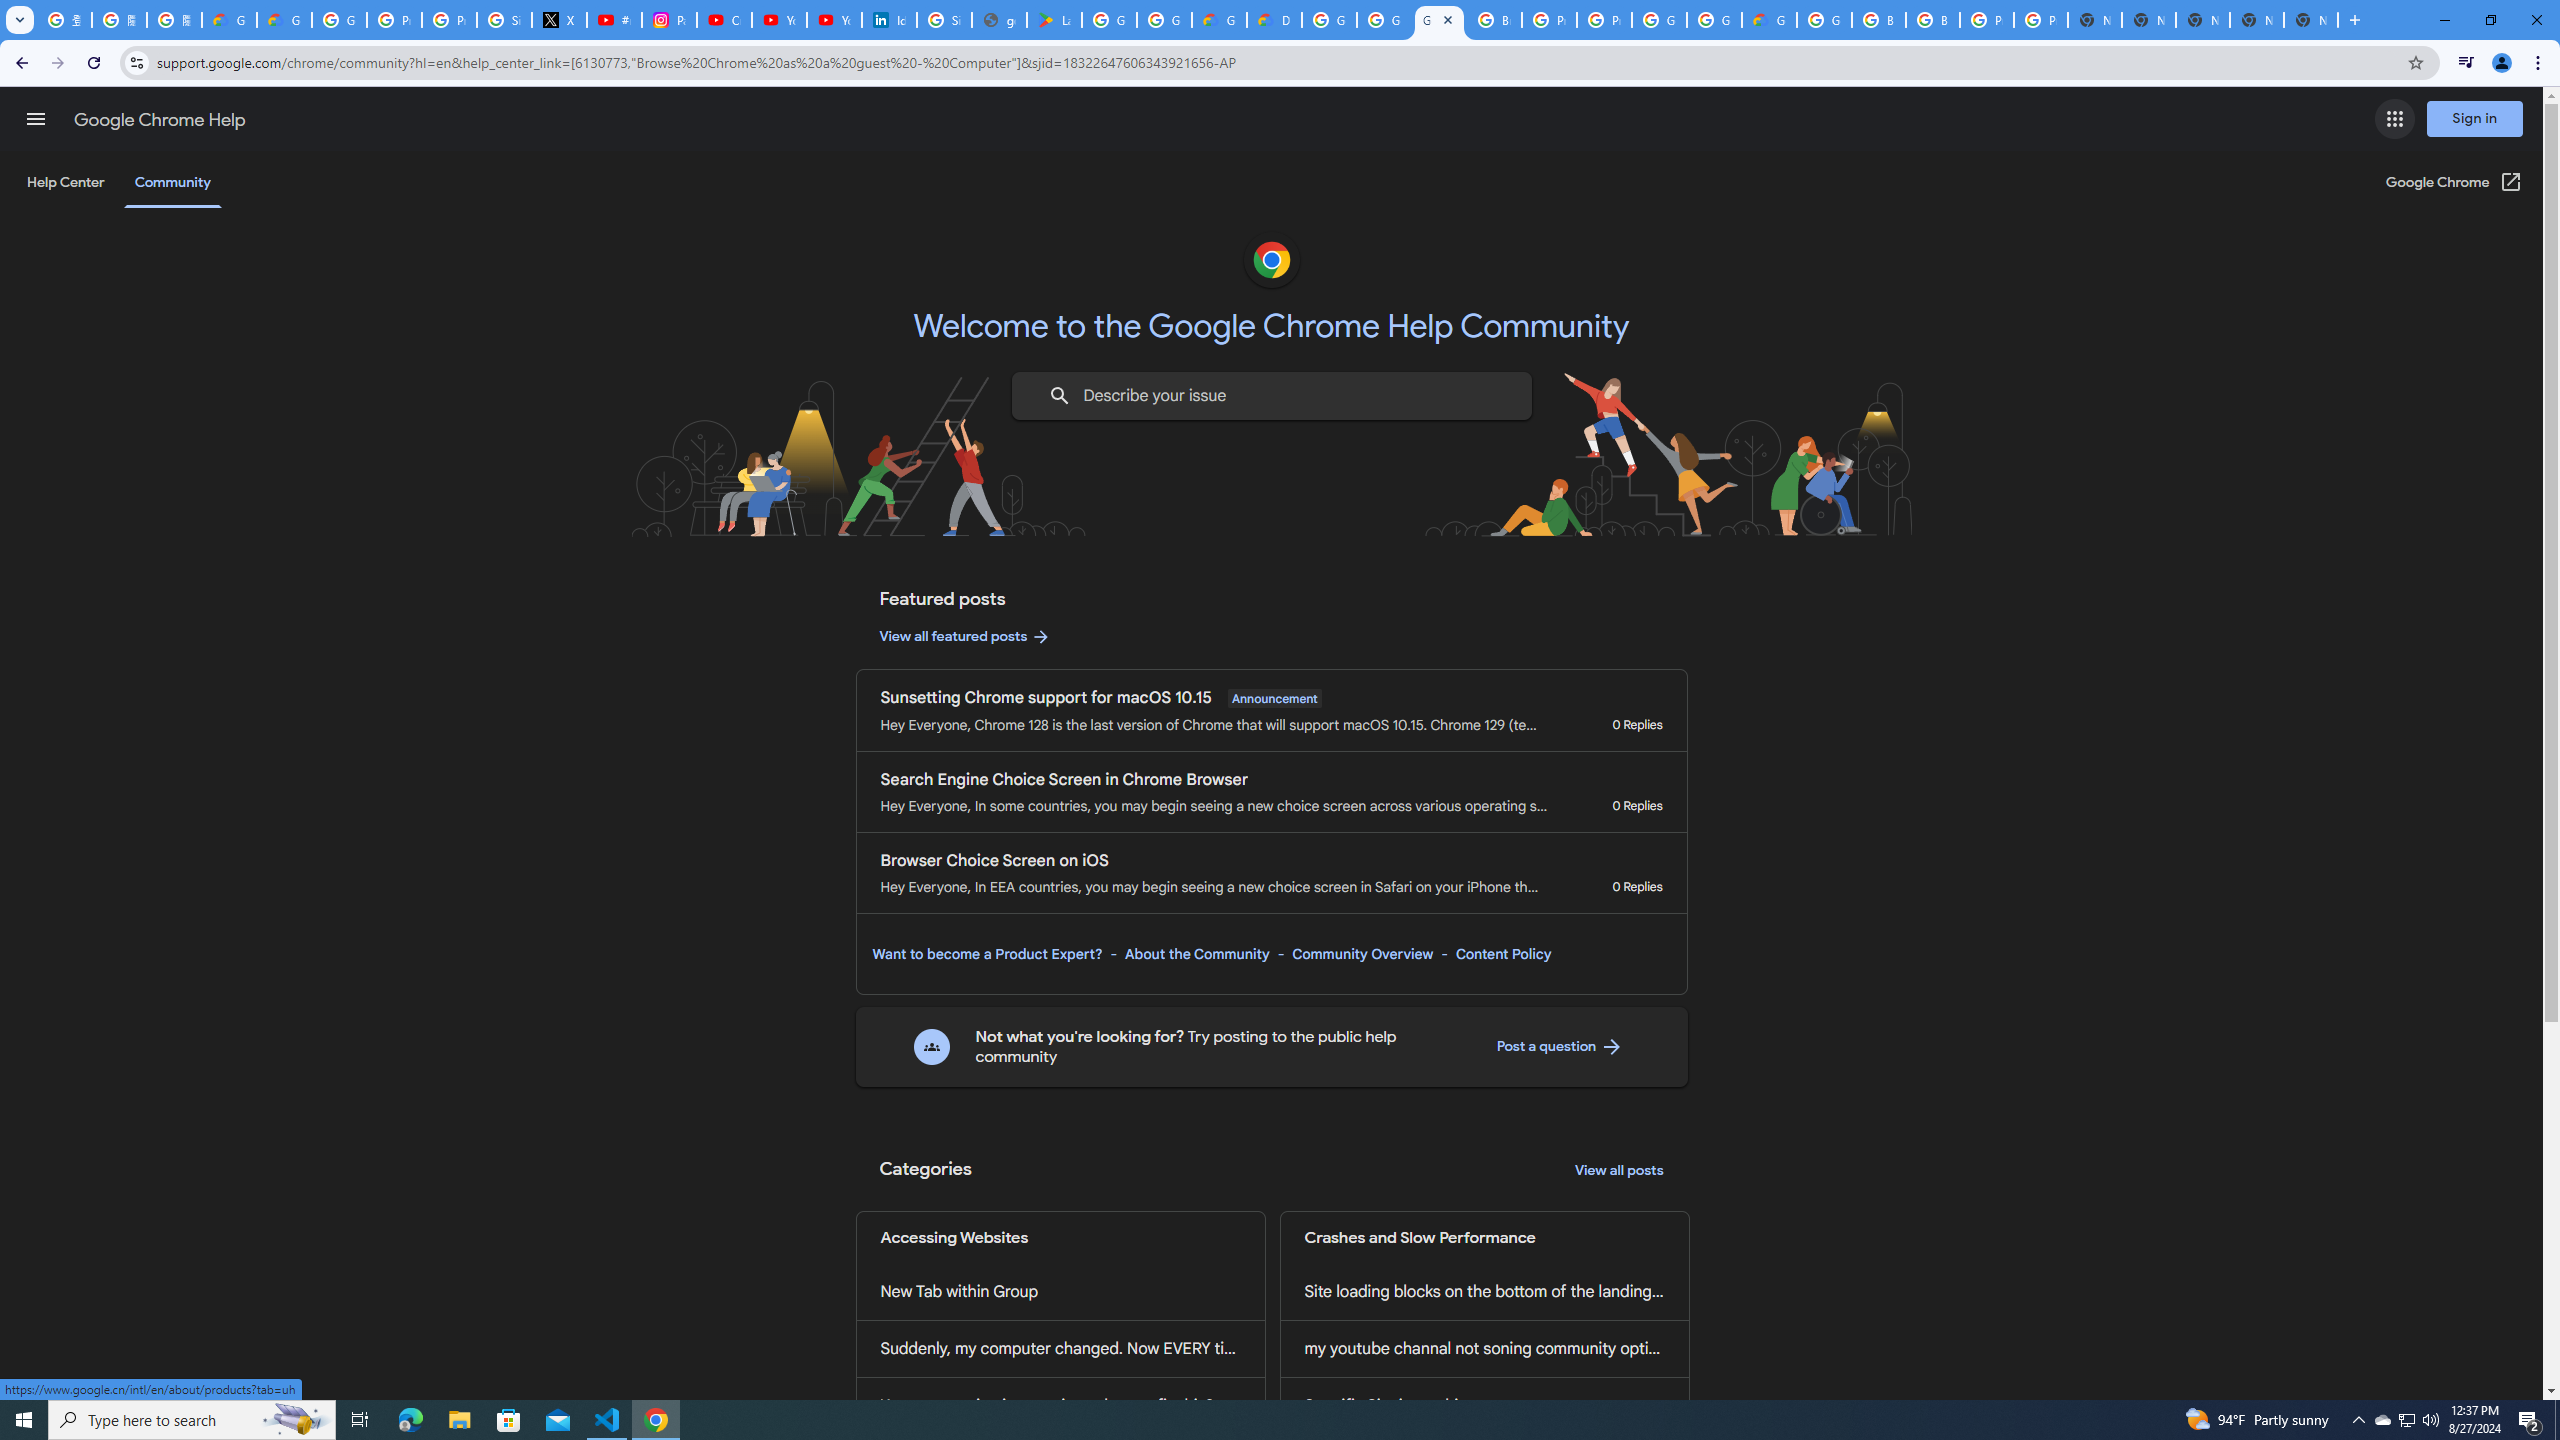 The height and width of the screenshot is (1440, 2560). I want to click on 'Community Overview', so click(1362, 953).